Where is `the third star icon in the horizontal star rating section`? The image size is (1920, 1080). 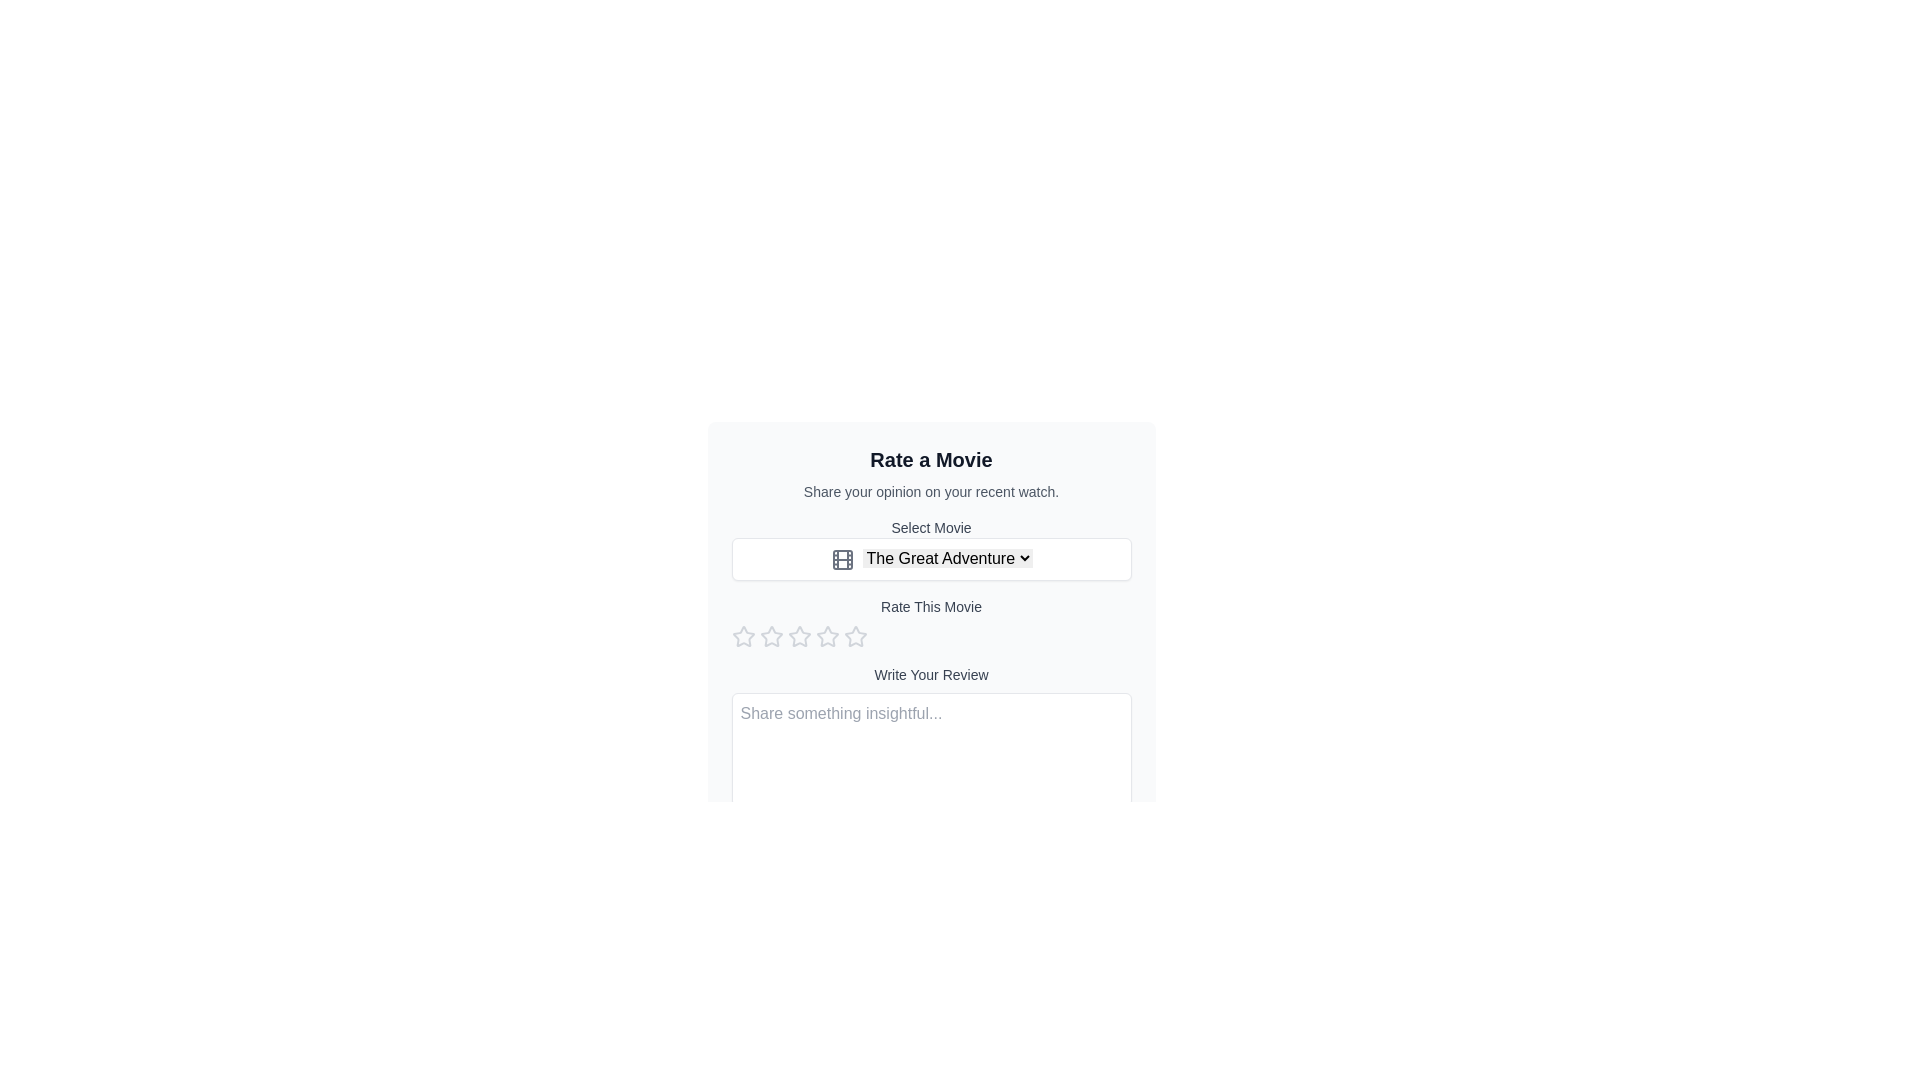
the third star icon in the horizontal star rating section is located at coordinates (827, 636).